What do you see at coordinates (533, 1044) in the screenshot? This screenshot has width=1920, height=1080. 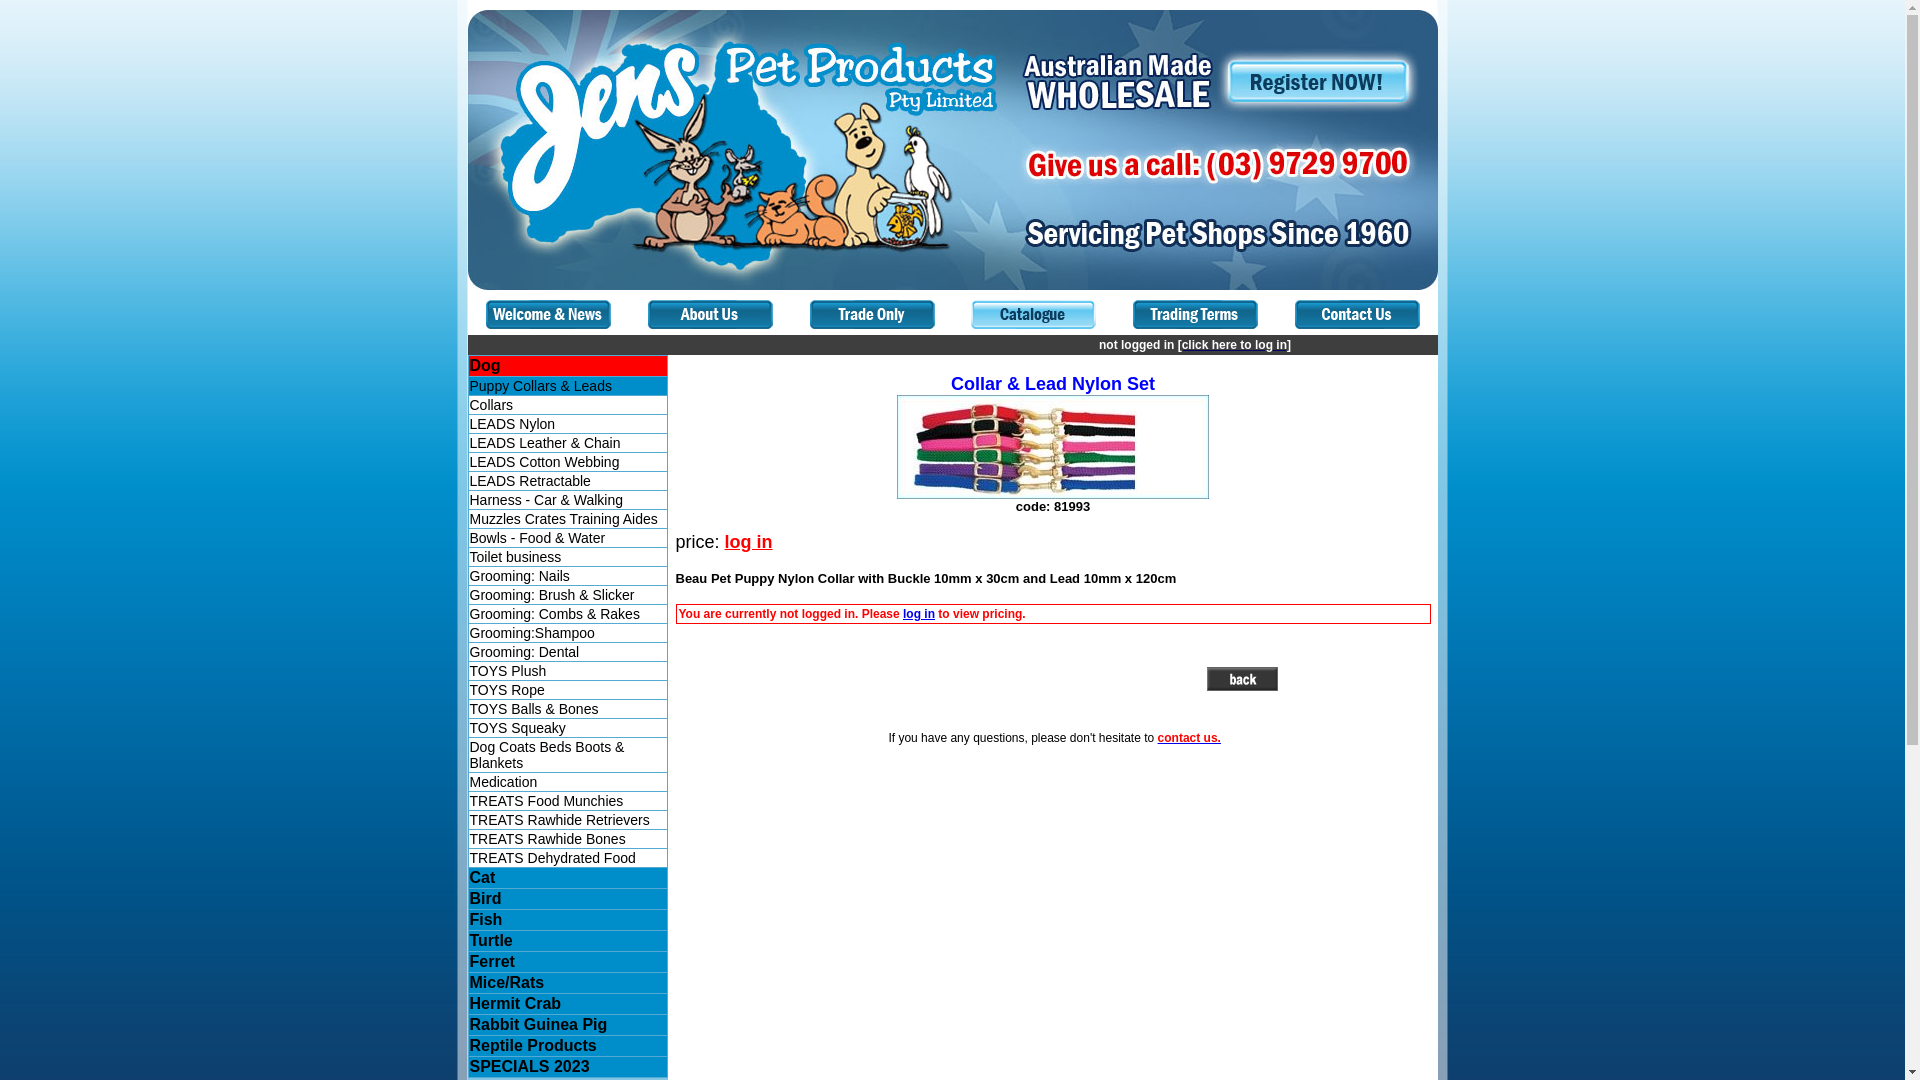 I see `'Reptile Products'` at bounding box center [533, 1044].